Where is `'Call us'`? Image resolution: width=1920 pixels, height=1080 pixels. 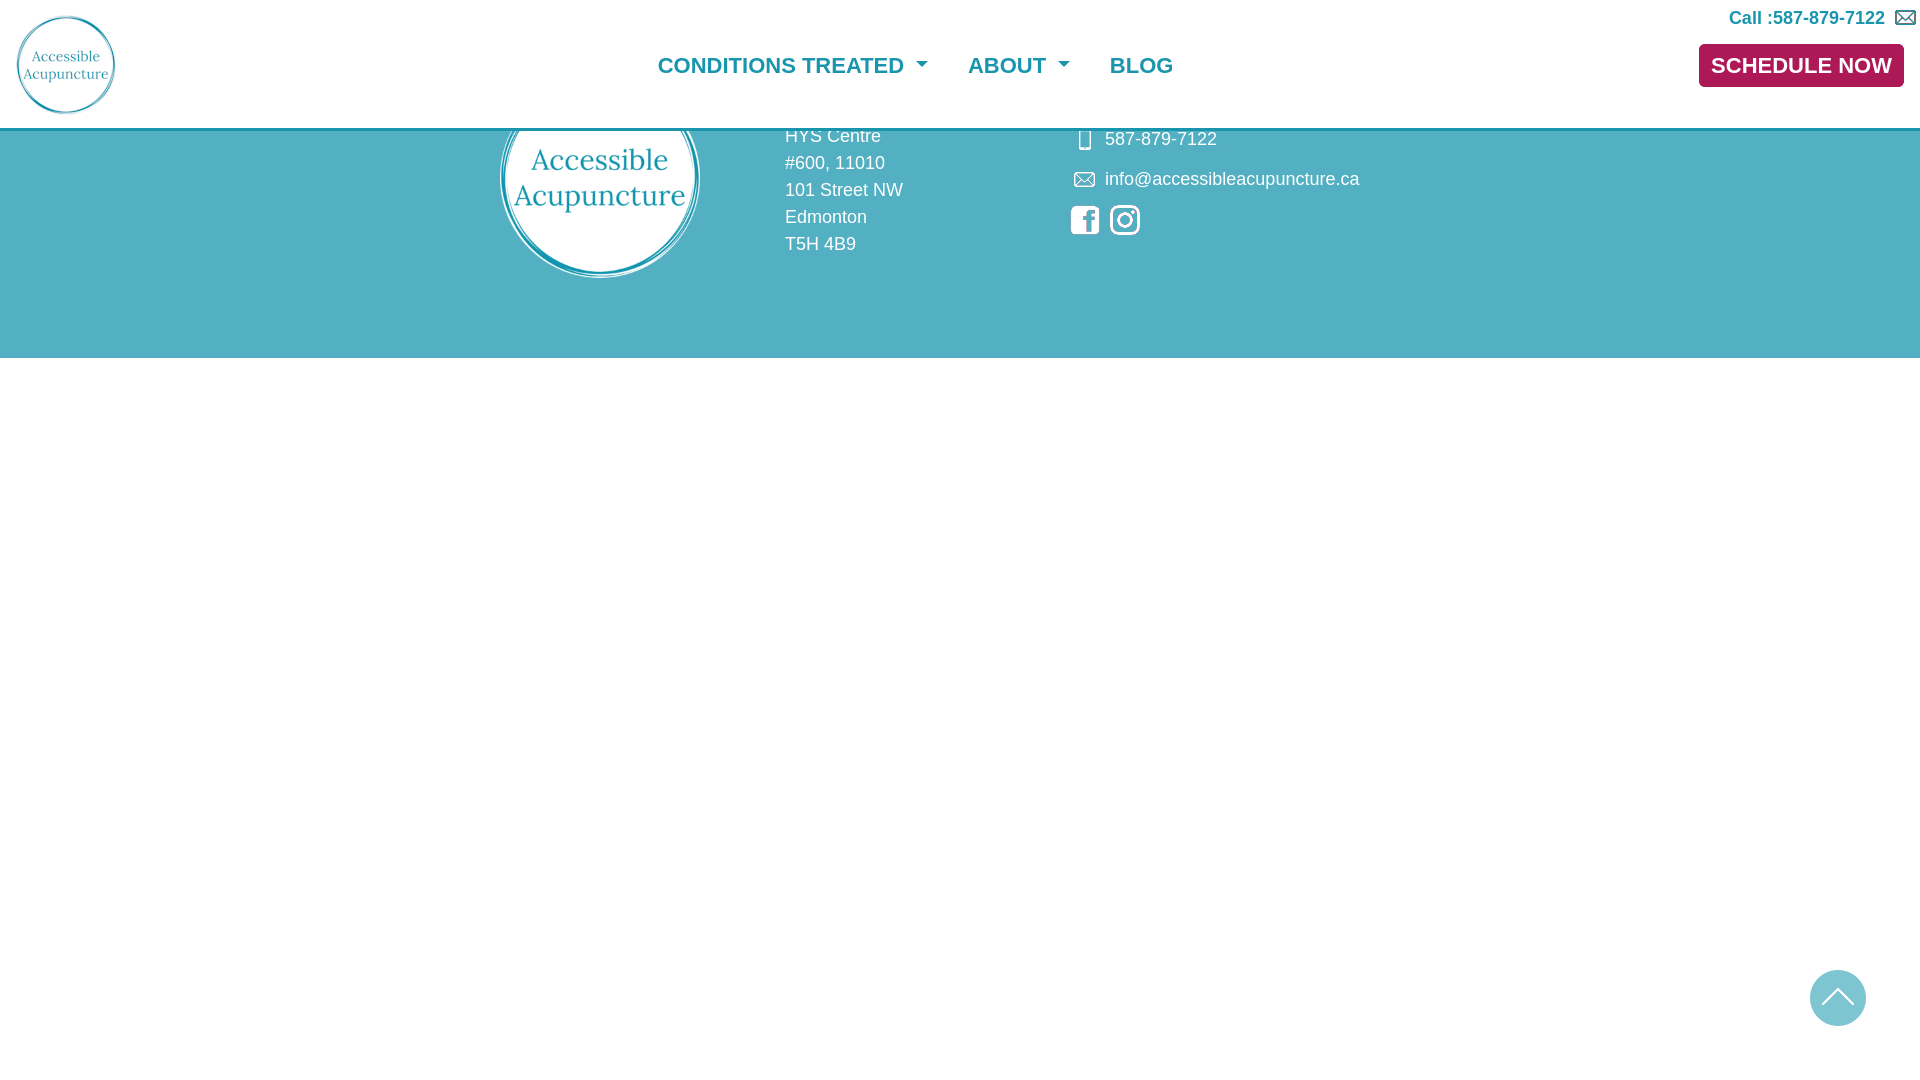 'Call us' is located at coordinates (1083, 138).